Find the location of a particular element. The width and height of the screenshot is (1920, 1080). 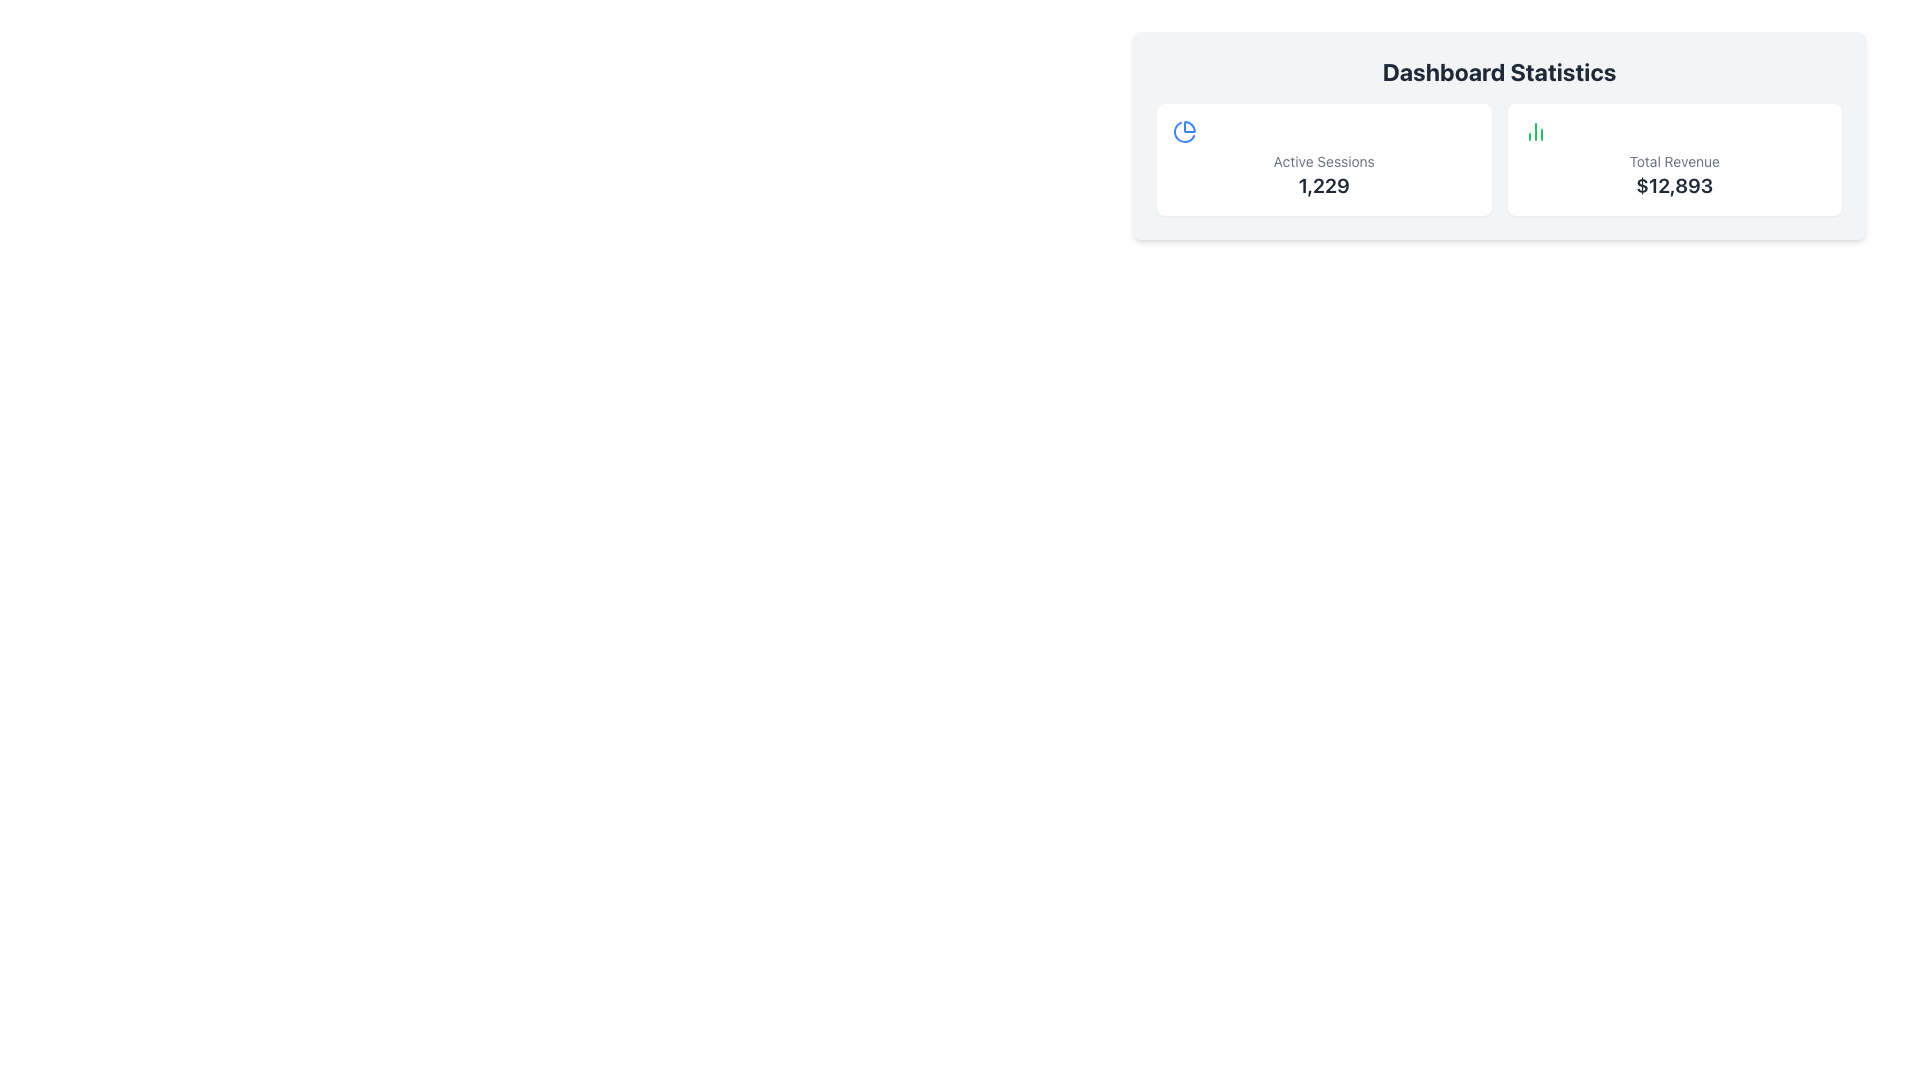

the 'Total Revenue' icon located in the top-right corner of the dashboard, above the text '$12,893' and to the left of the label 'Total Revenue' is located at coordinates (1534, 131).